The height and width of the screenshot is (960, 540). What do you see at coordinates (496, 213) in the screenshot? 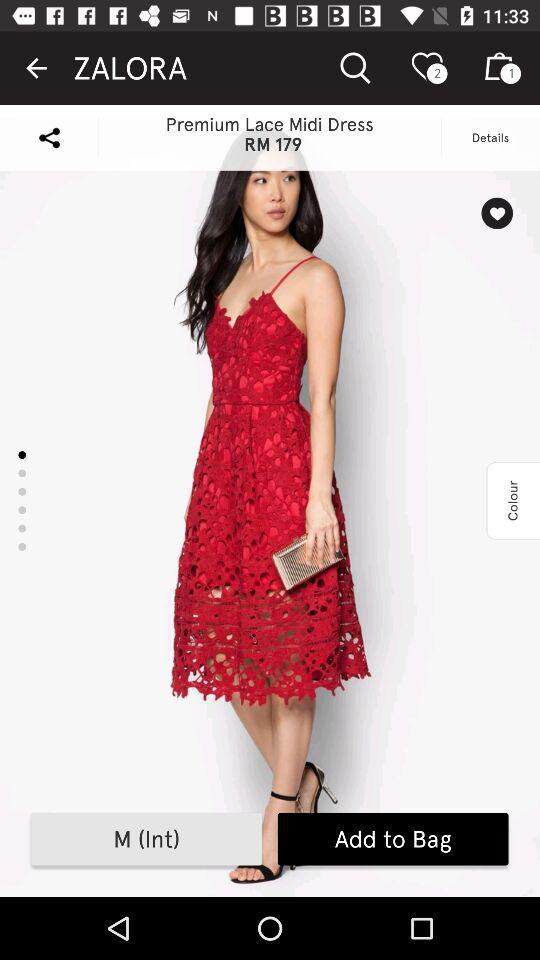
I see `the item` at bounding box center [496, 213].